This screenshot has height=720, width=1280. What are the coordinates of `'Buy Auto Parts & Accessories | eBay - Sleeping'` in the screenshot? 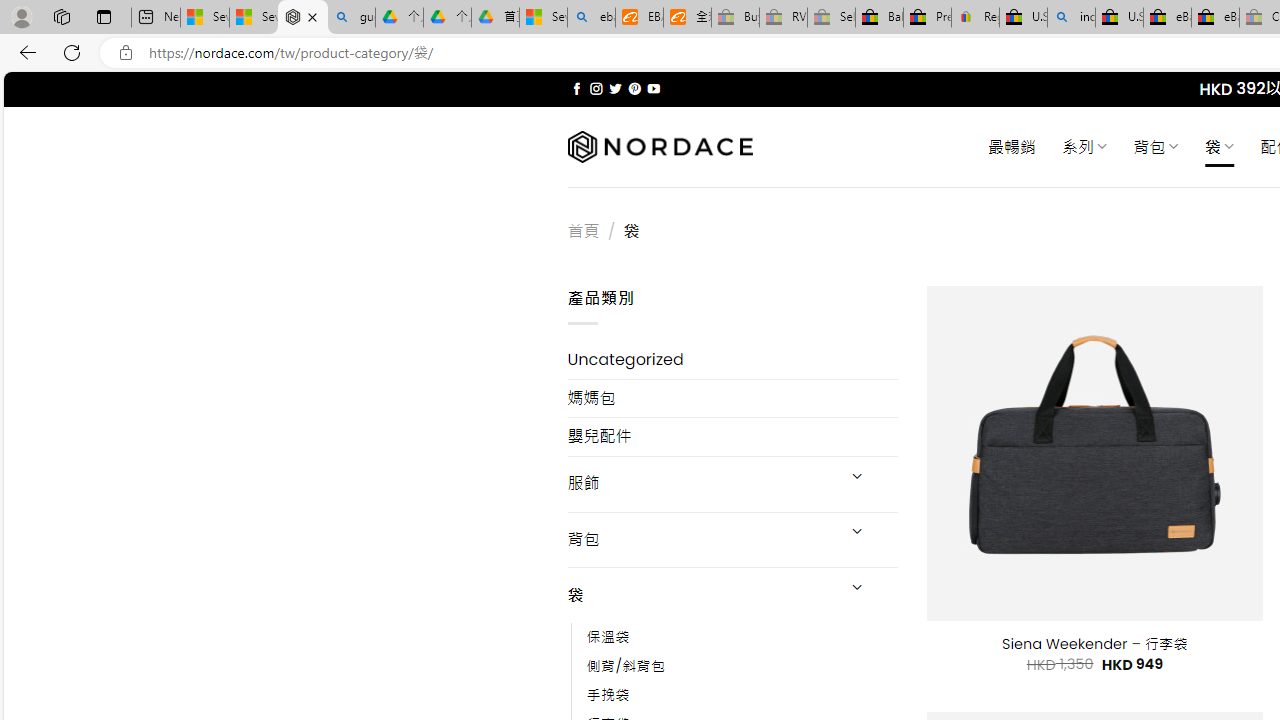 It's located at (734, 17).